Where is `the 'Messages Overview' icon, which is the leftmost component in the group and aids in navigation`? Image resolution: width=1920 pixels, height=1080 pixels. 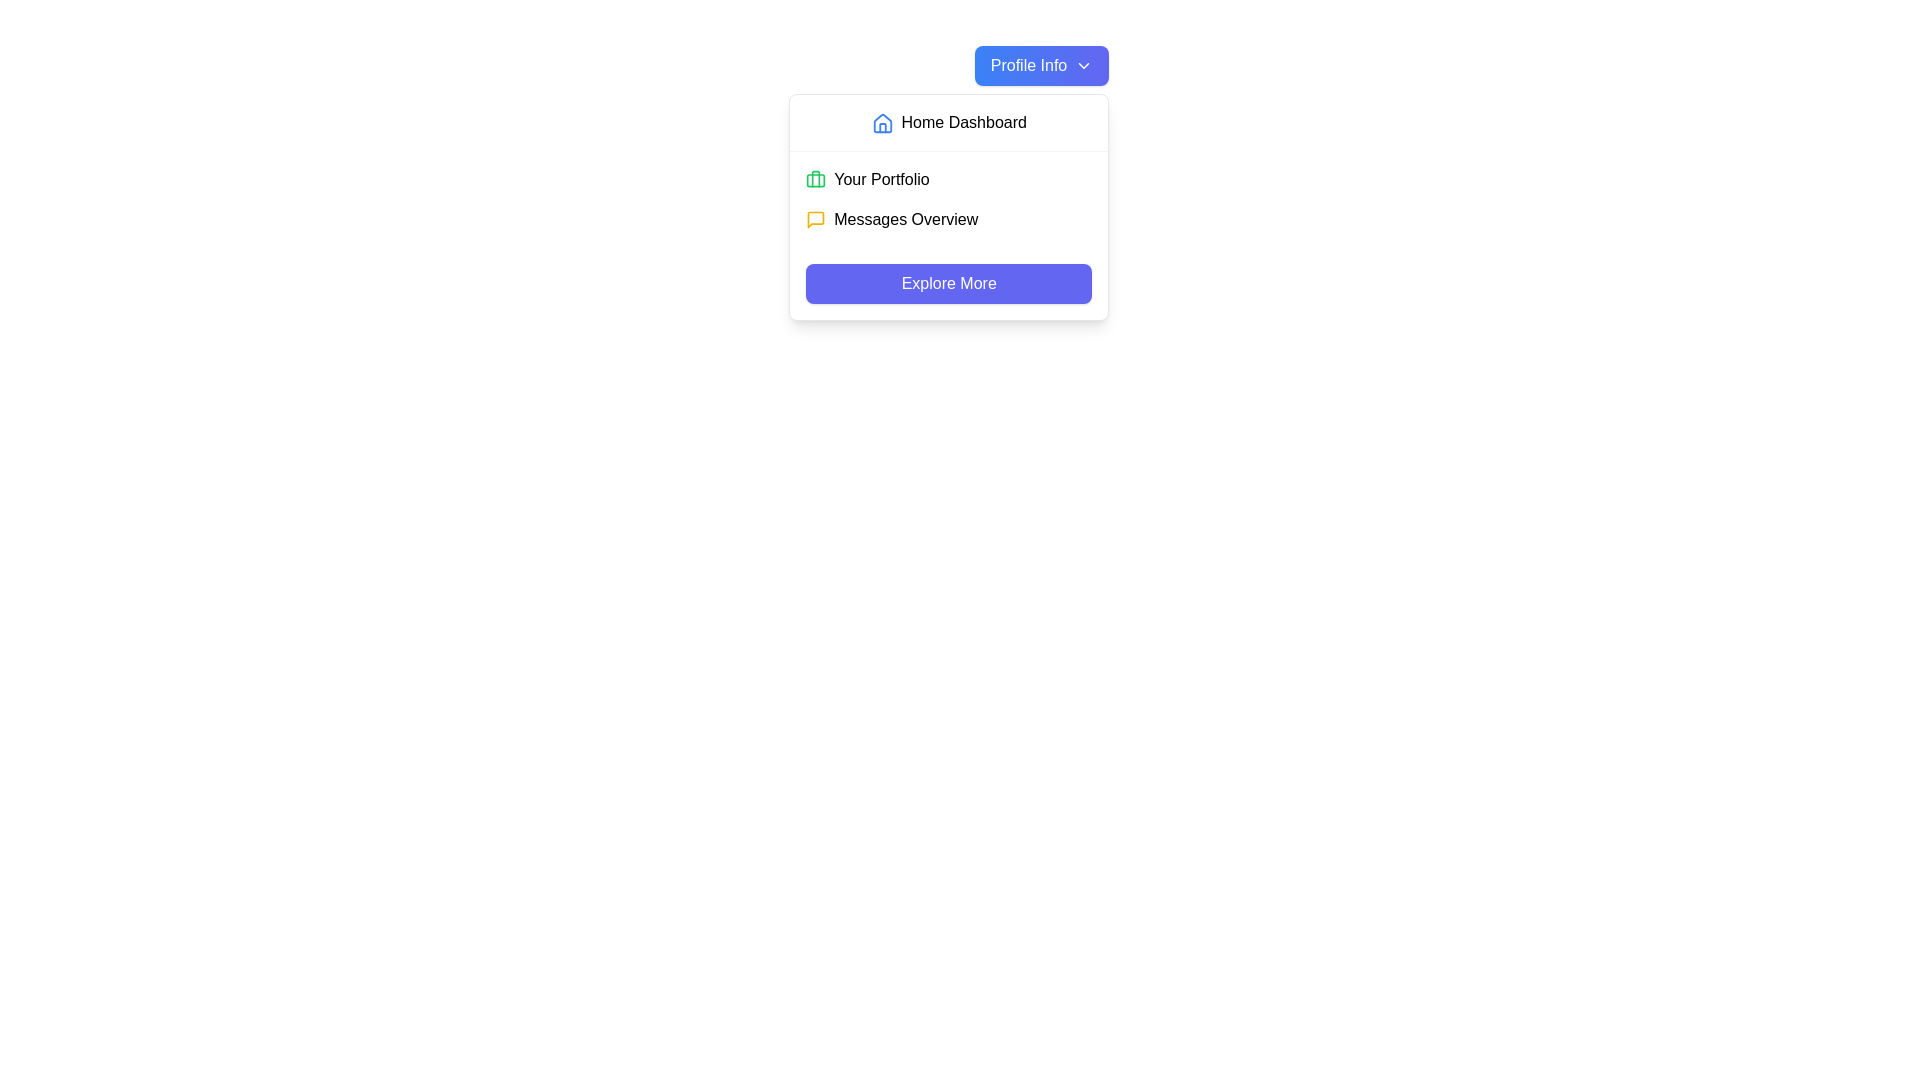 the 'Messages Overview' icon, which is the leftmost component in the group and aids in navigation is located at coordinates (816, 219).